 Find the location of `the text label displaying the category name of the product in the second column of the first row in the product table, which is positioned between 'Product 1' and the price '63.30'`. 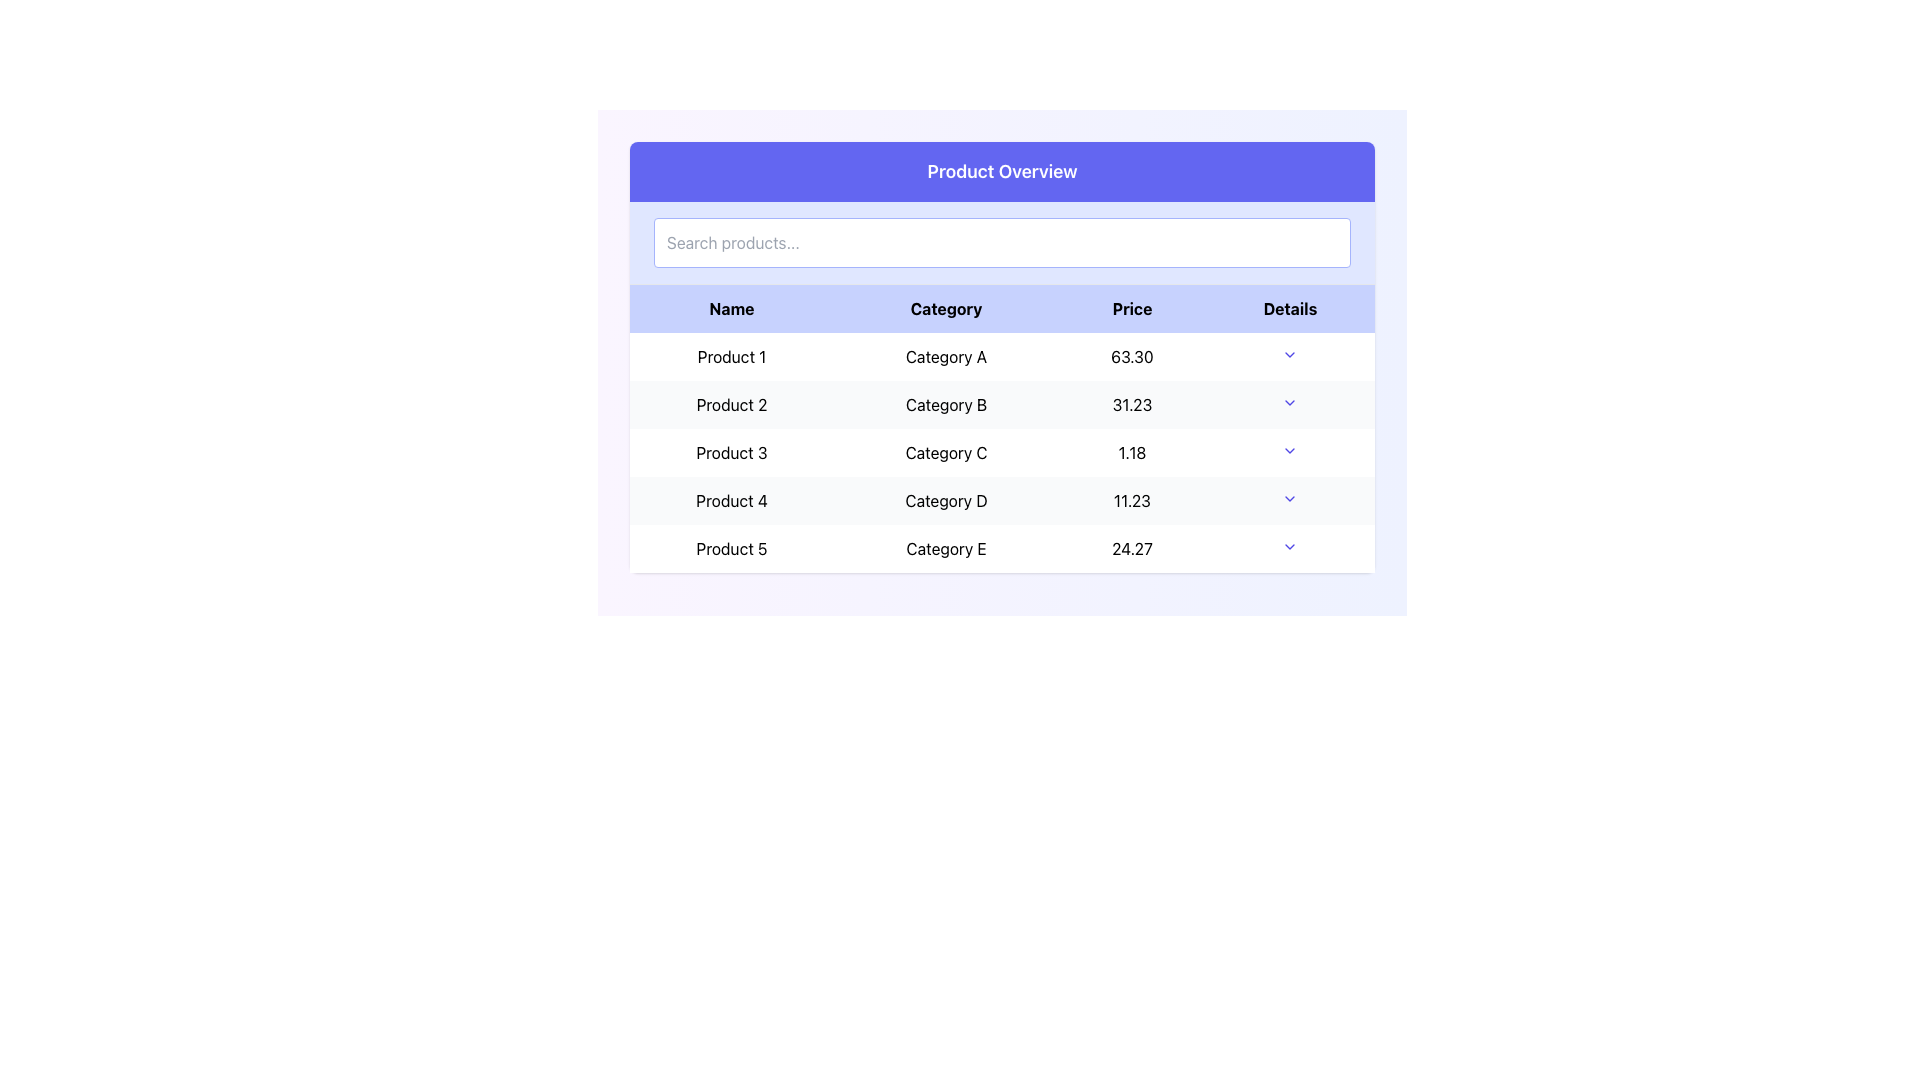

the text label displaying the category name of the product in the second column of the first row in the product table, which is positioned between 'Product 1' and the price '63.30' is located at coordinates (945, 356).